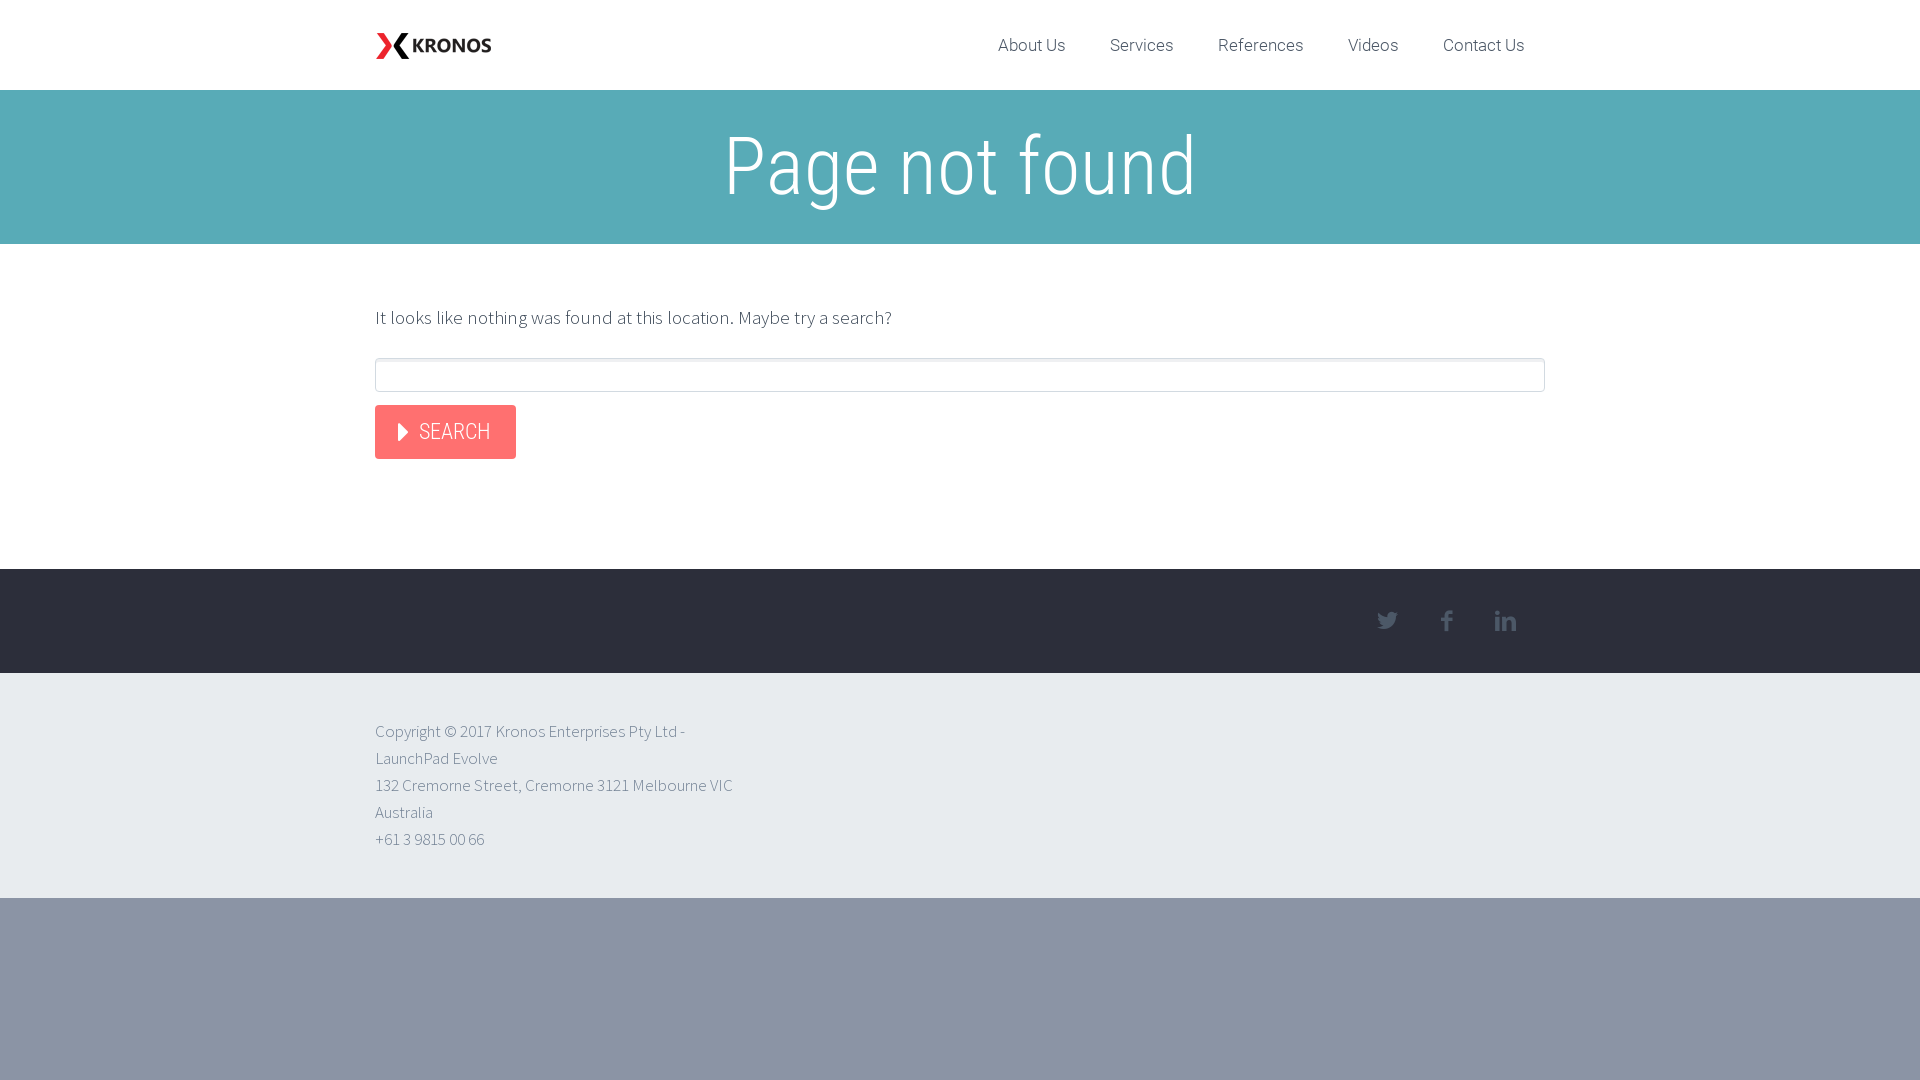 The width and height of the screenshot is (1920, 1080). What do you see at coordinates (1445, 620) in the screenshot?
I see `'facebook'` at bounding box center [1445, 620].